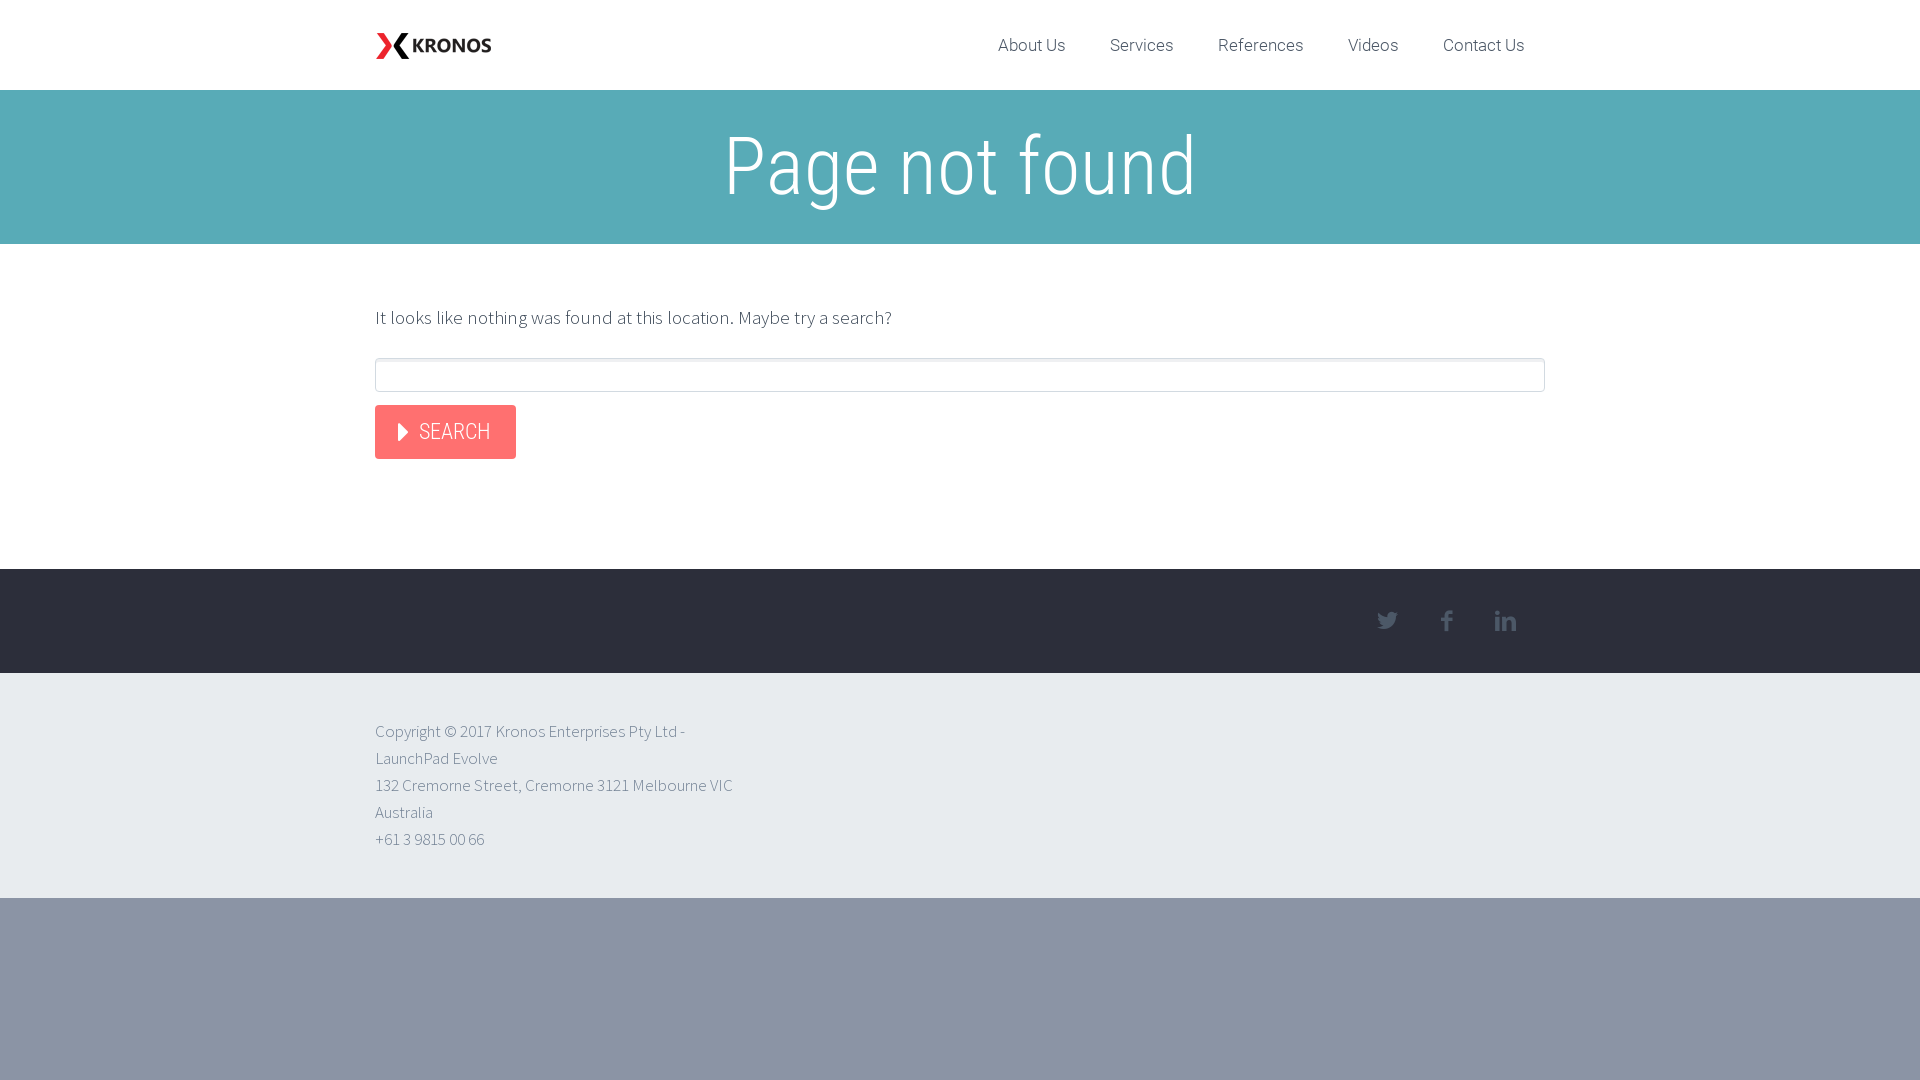 The width and height of the screenshot is (1920, 1080). What do you see at coordinates (1445, 620) in the screenshot?
I see `'facebook'` at bounding box center [1445, 620].